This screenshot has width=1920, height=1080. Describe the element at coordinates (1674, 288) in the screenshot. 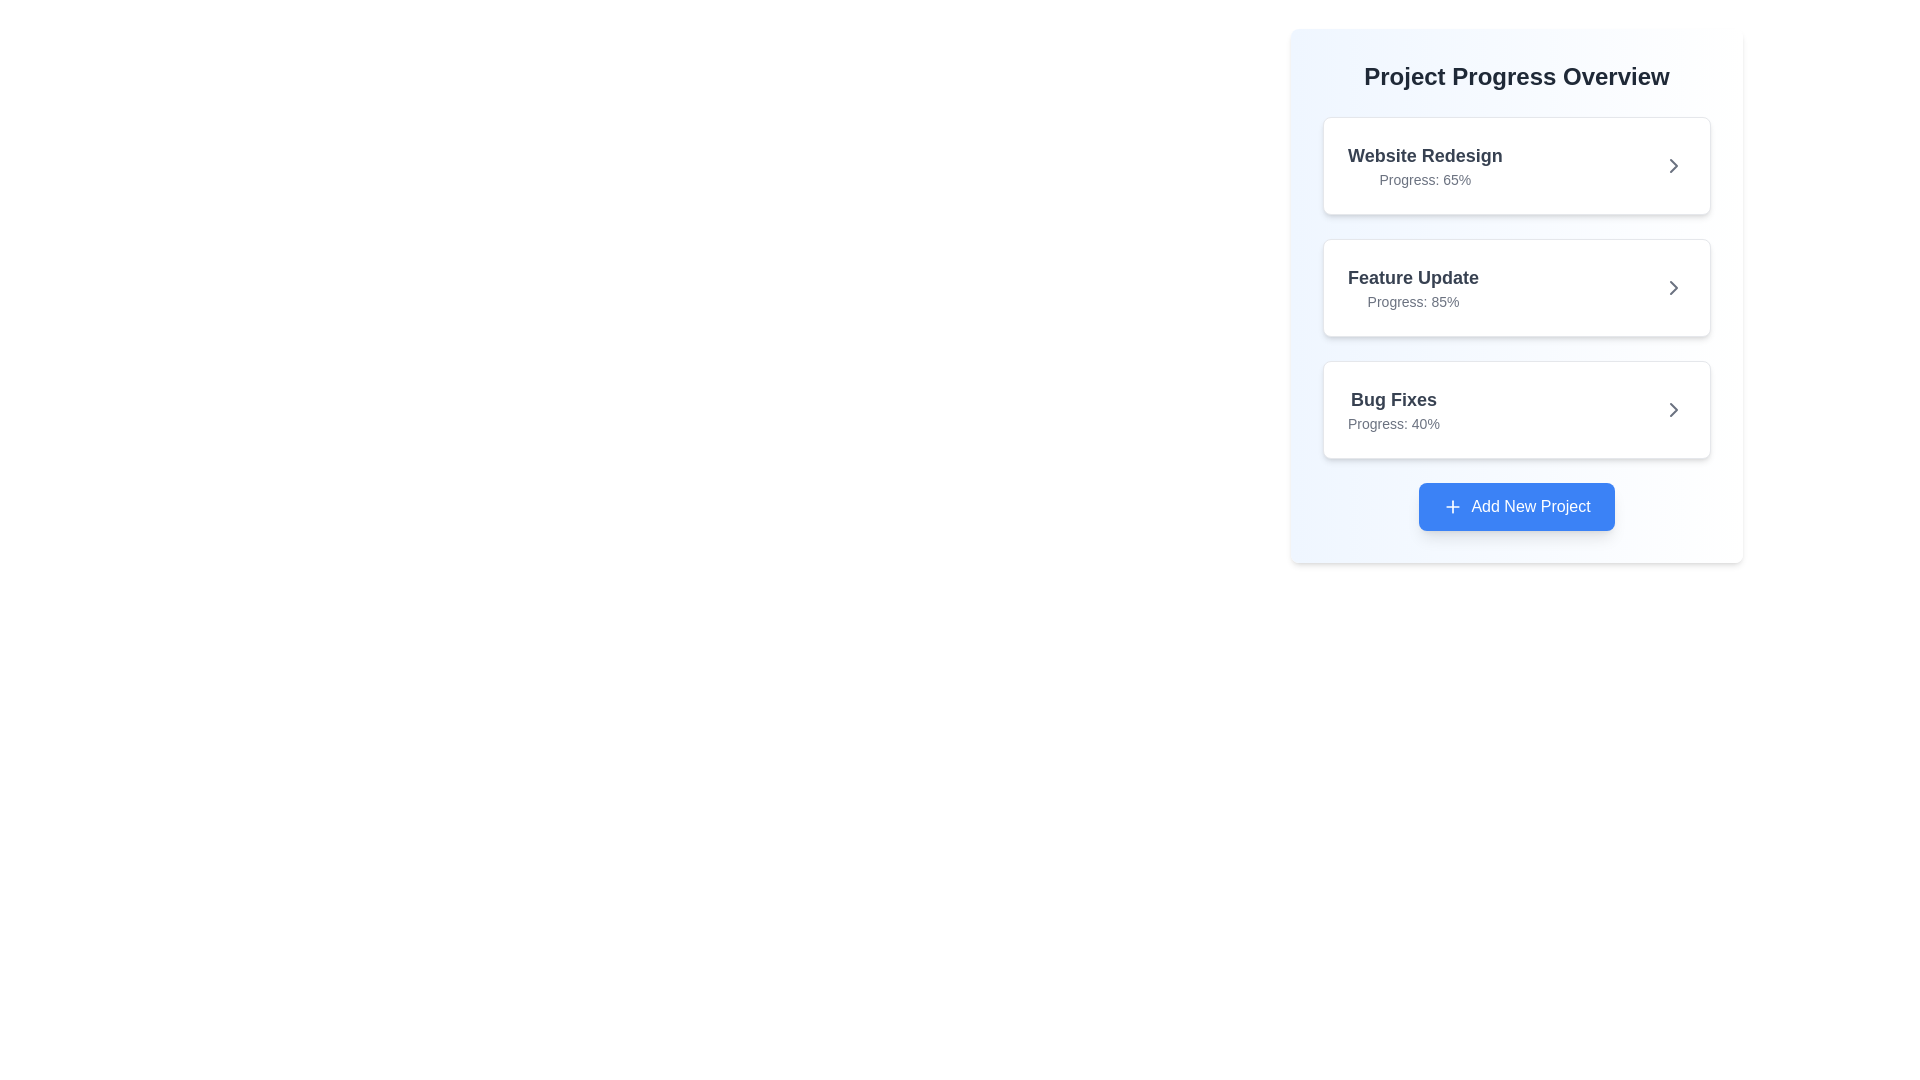

I see `the arrow icon located at the far right of the 'Feature Update' section` at that location.